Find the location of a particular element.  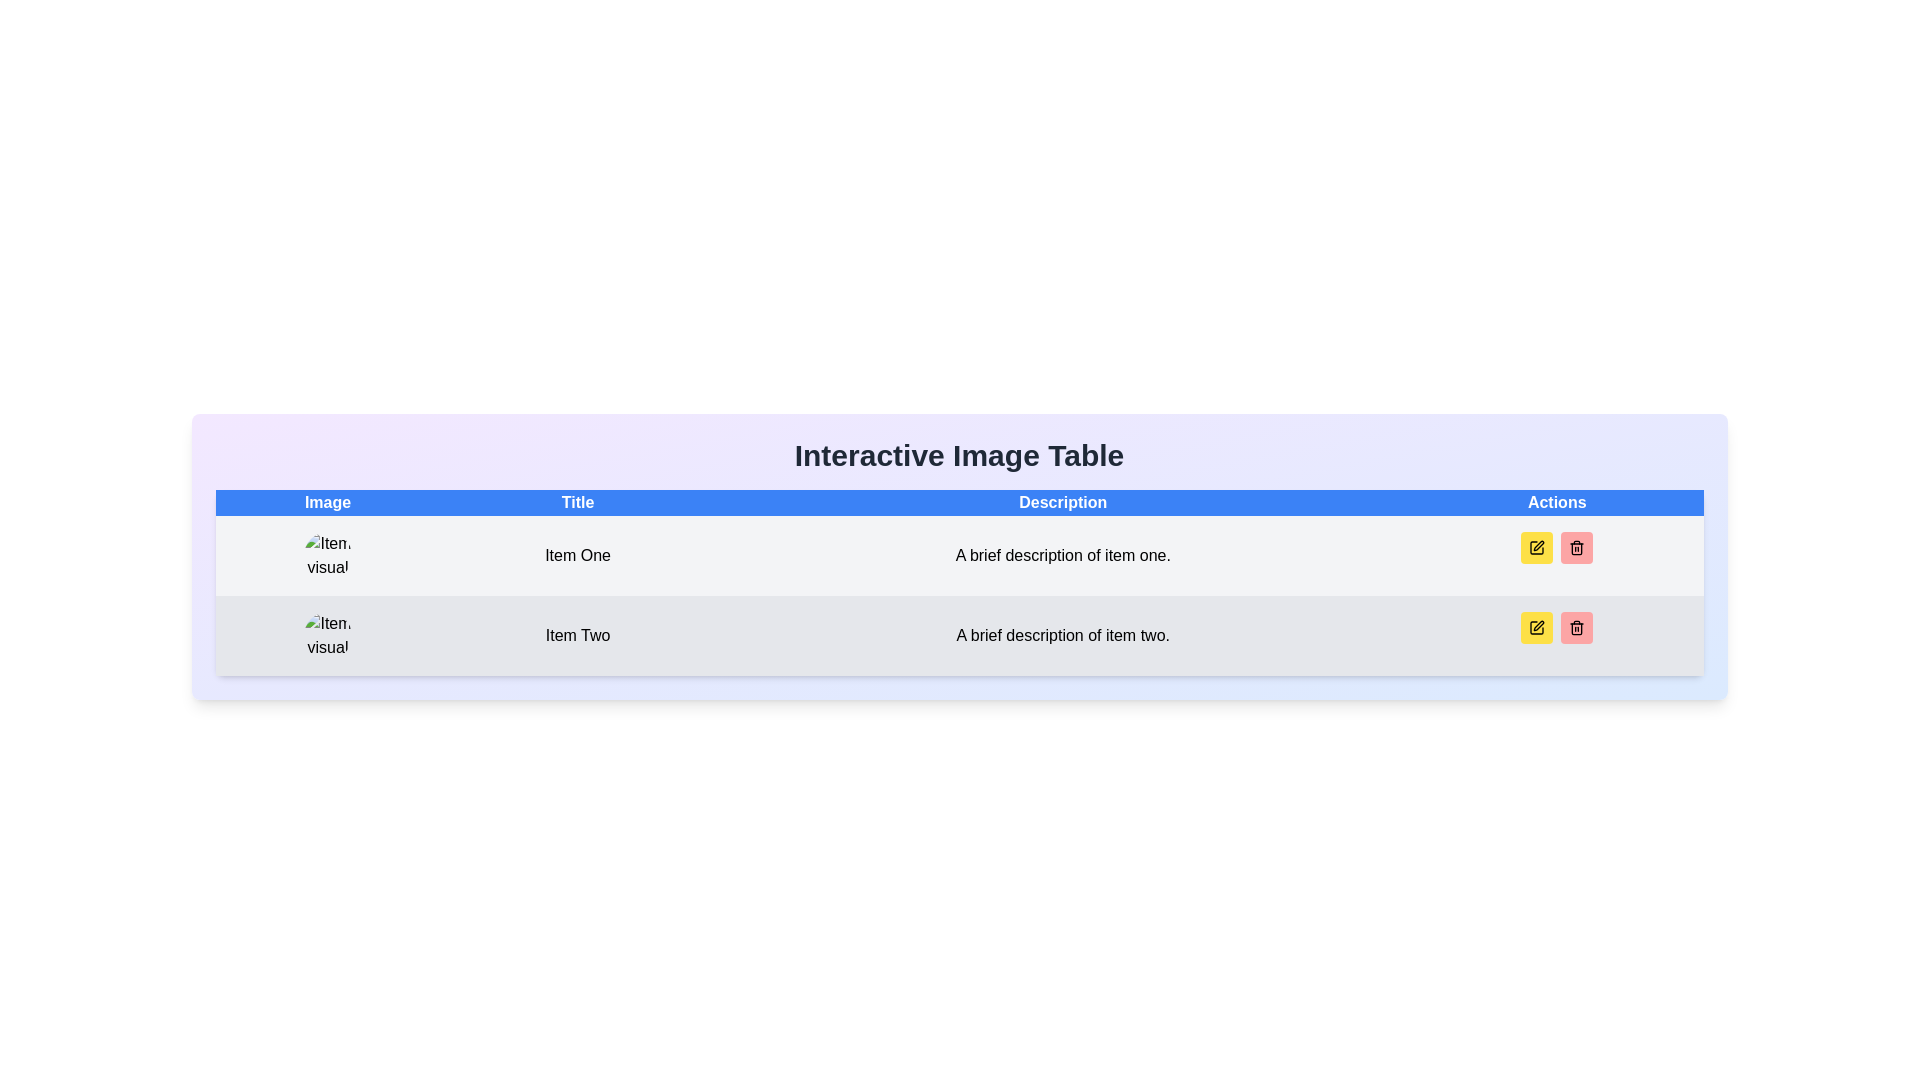

the square icon button with a pen overlay located in the 'Actions' column adjacent to the second row titled 'Item Two' is located at coordinates (1536, 627).